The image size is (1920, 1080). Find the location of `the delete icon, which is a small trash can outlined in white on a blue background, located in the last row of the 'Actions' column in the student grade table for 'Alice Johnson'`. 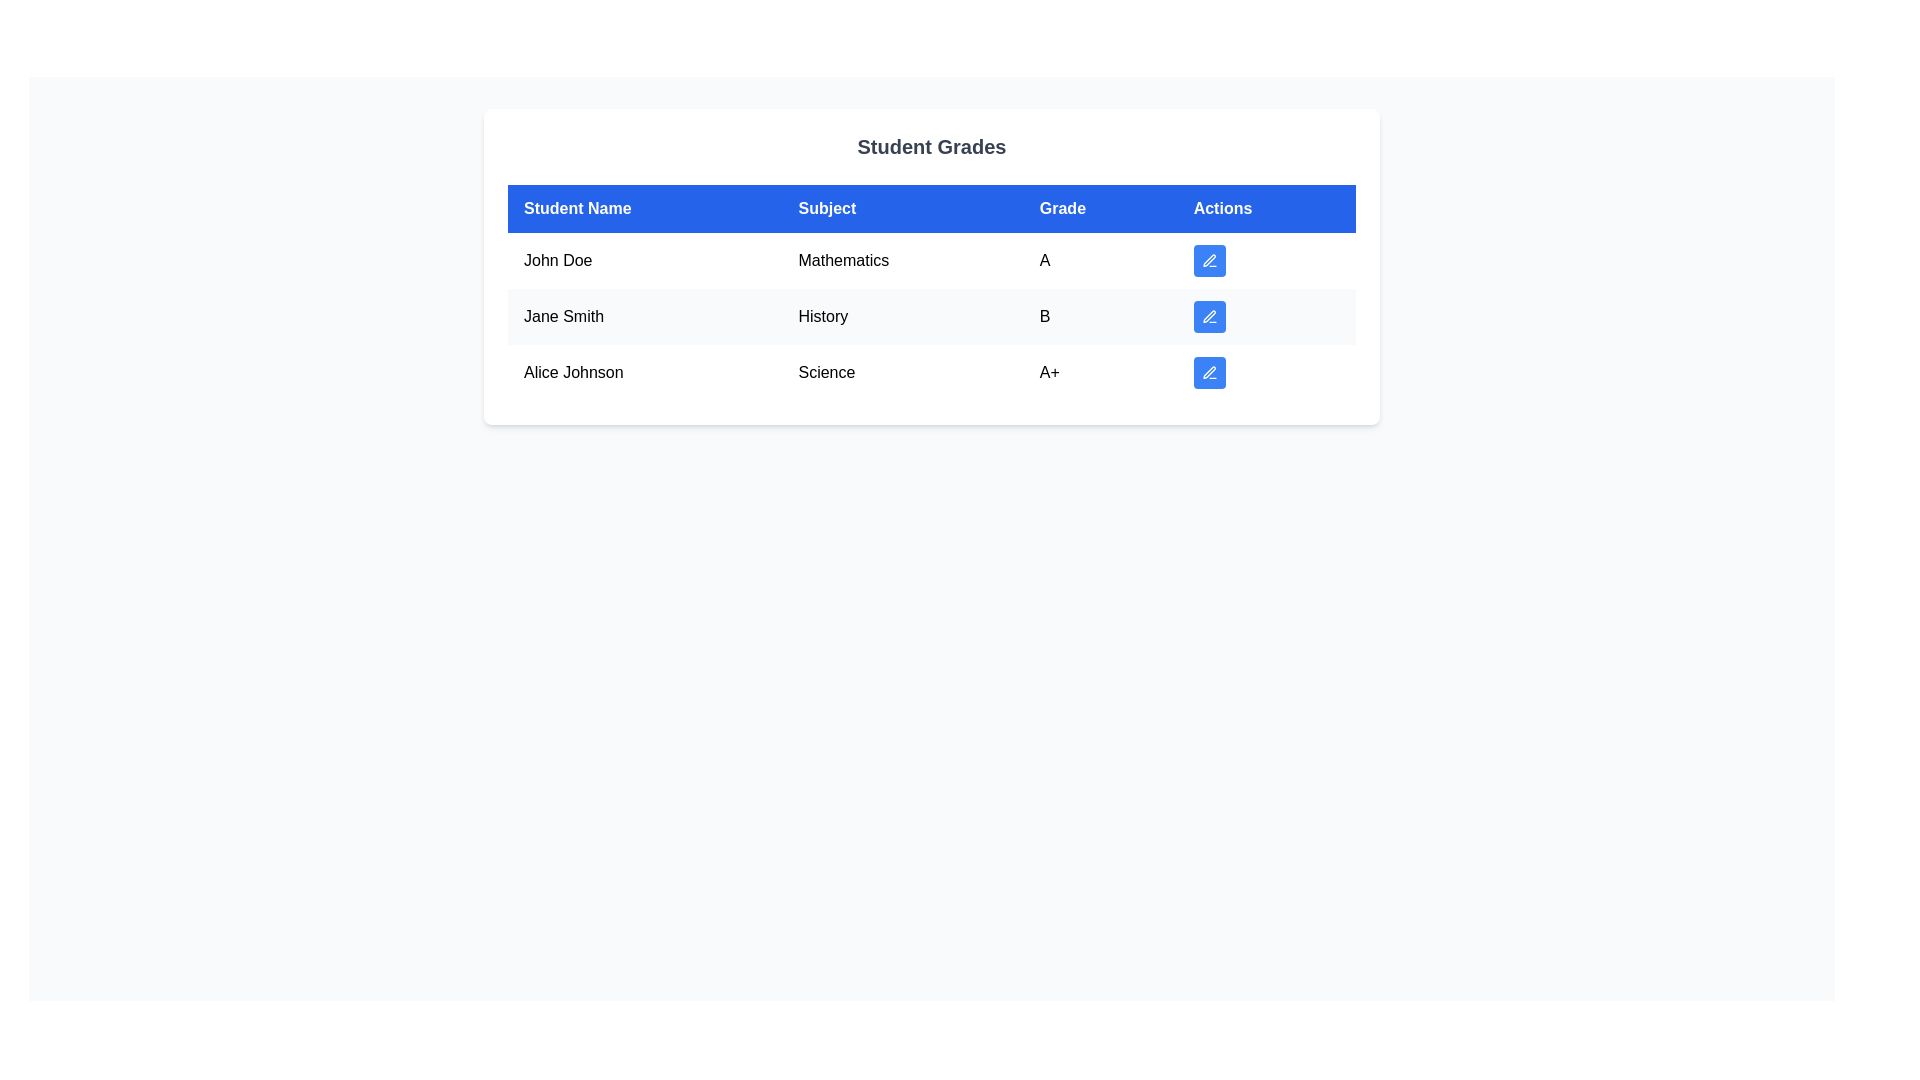

the delete icon, which is a small trash can outlined in white on a blue background, located in the last row of the 'Actions' column in the student grade table for 'Alice Johnson' is located at coordinates (1208, 372).